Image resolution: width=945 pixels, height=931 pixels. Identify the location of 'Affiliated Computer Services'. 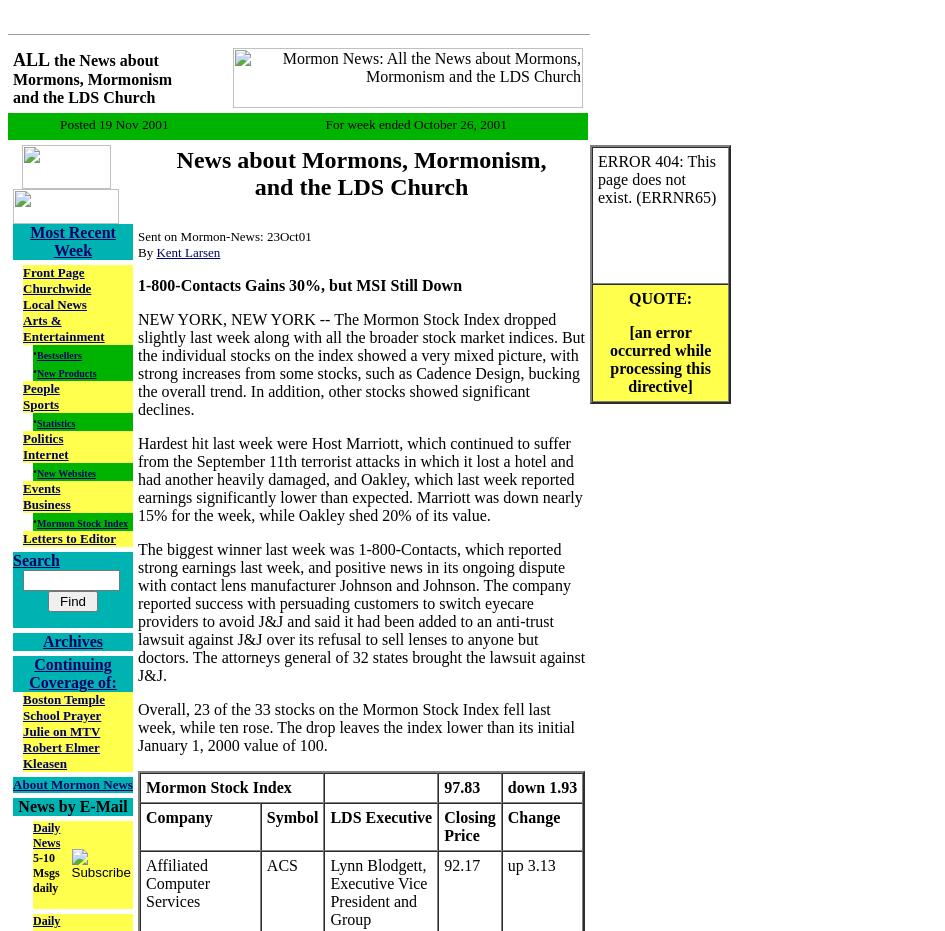
(178, 883).